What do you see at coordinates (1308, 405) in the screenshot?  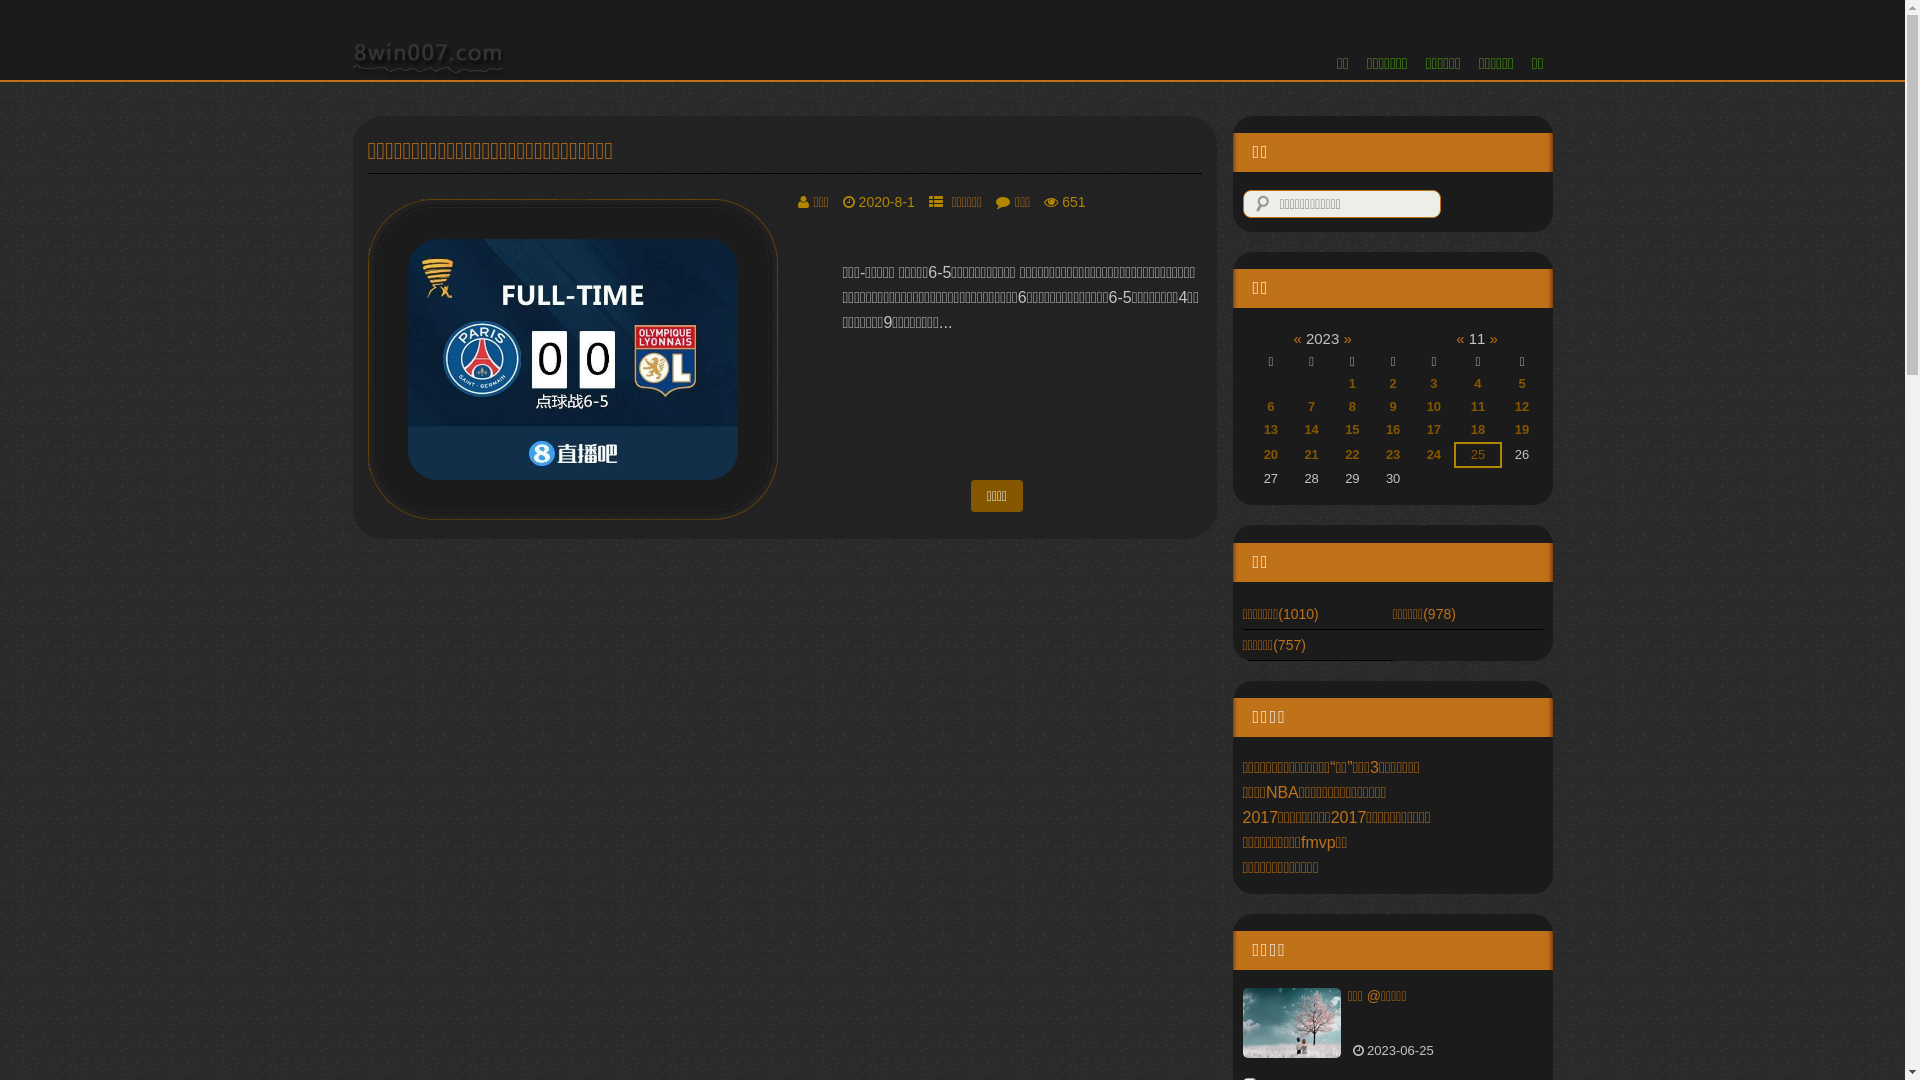 I see `'7'` at bounding box center [1308, 405].